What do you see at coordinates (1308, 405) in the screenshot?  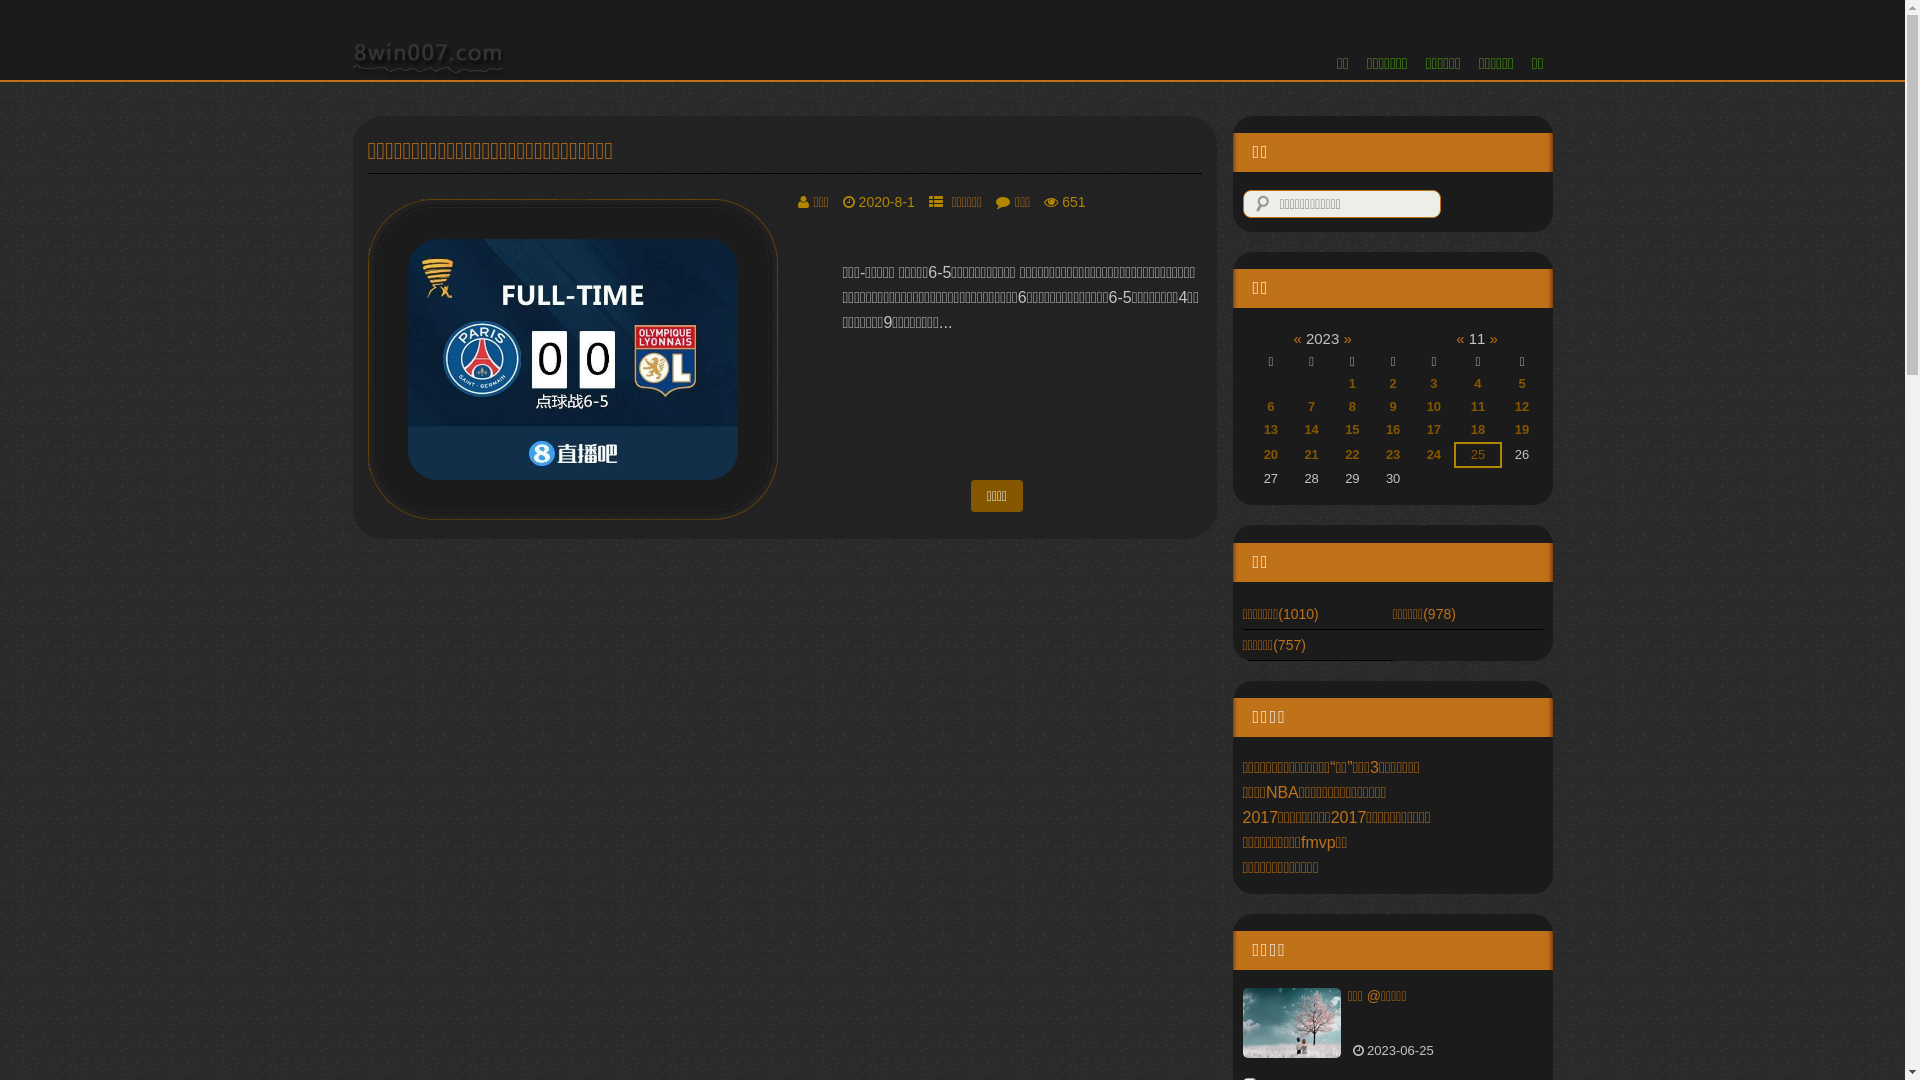 I see `'7'` at bounding box center [1308, 405].